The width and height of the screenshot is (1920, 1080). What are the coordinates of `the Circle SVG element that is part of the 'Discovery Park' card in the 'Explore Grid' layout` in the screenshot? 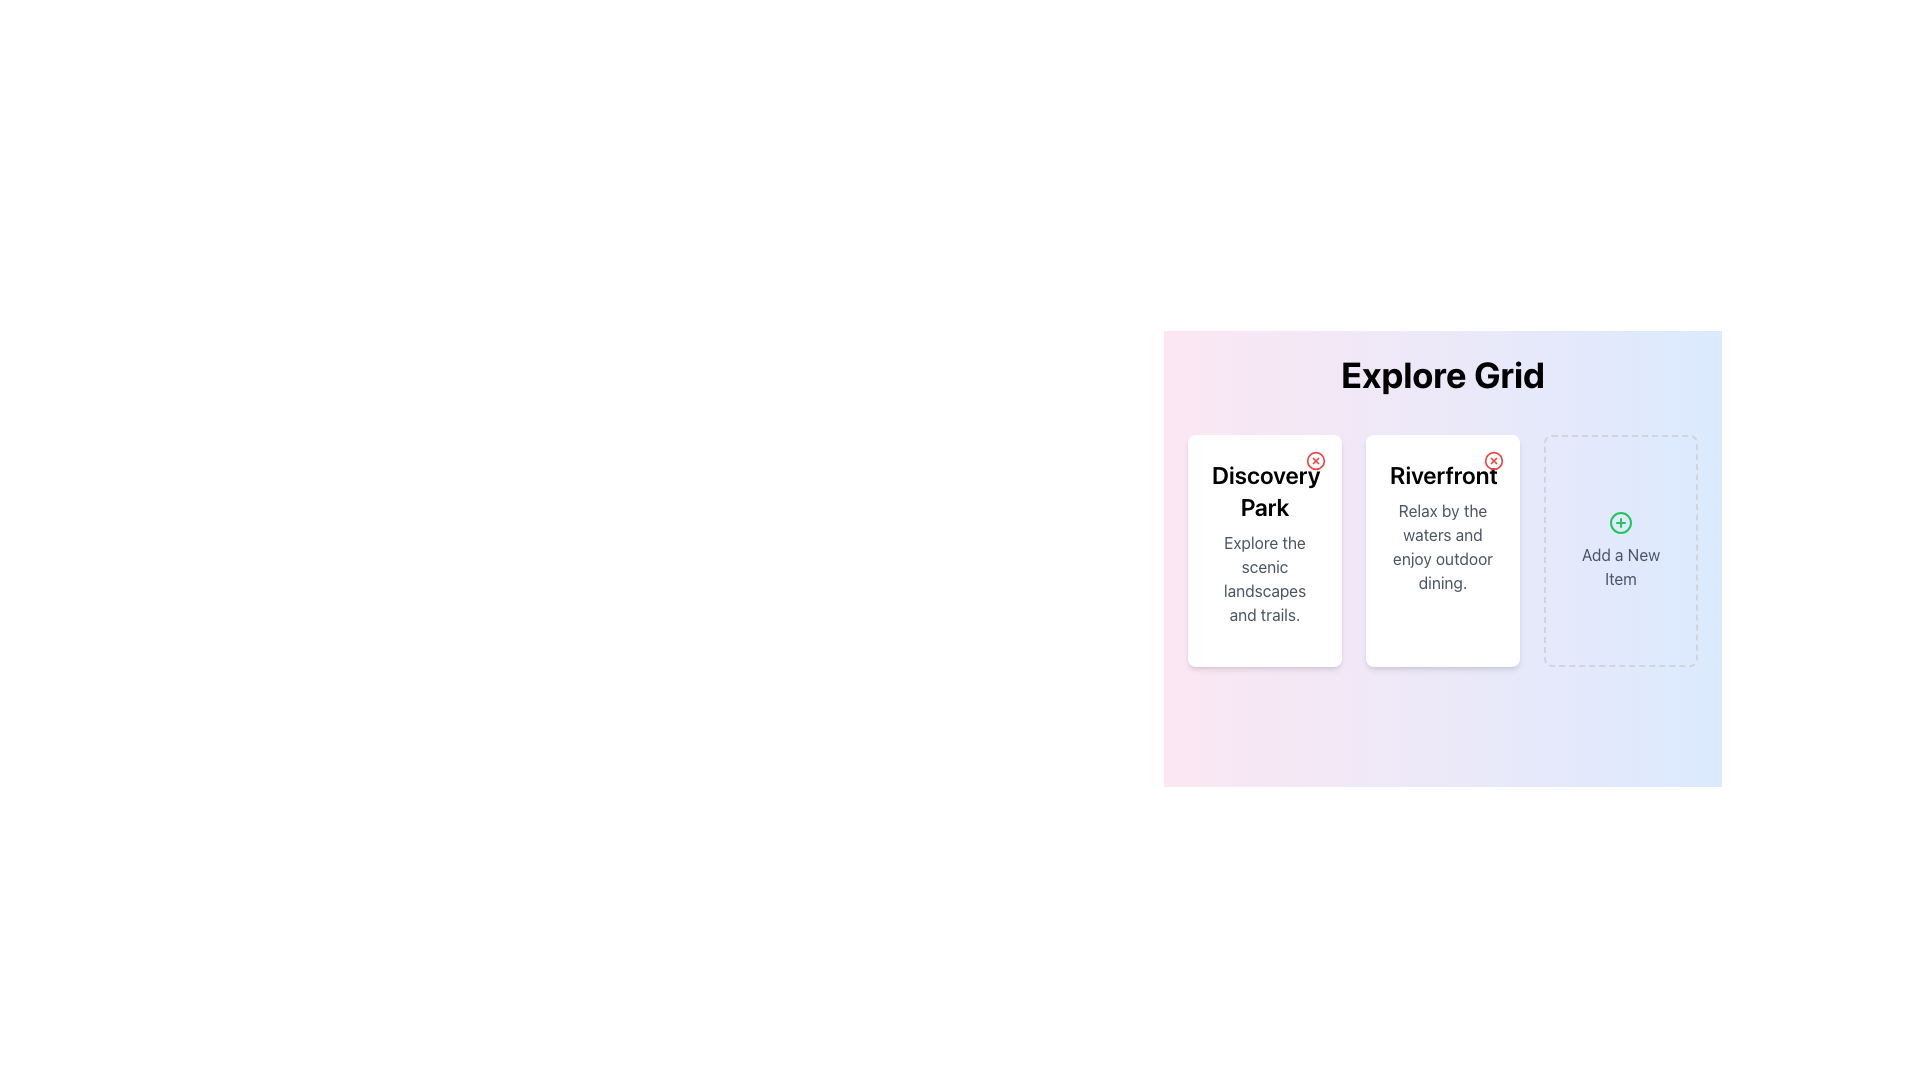 It's located at (1315, 461).